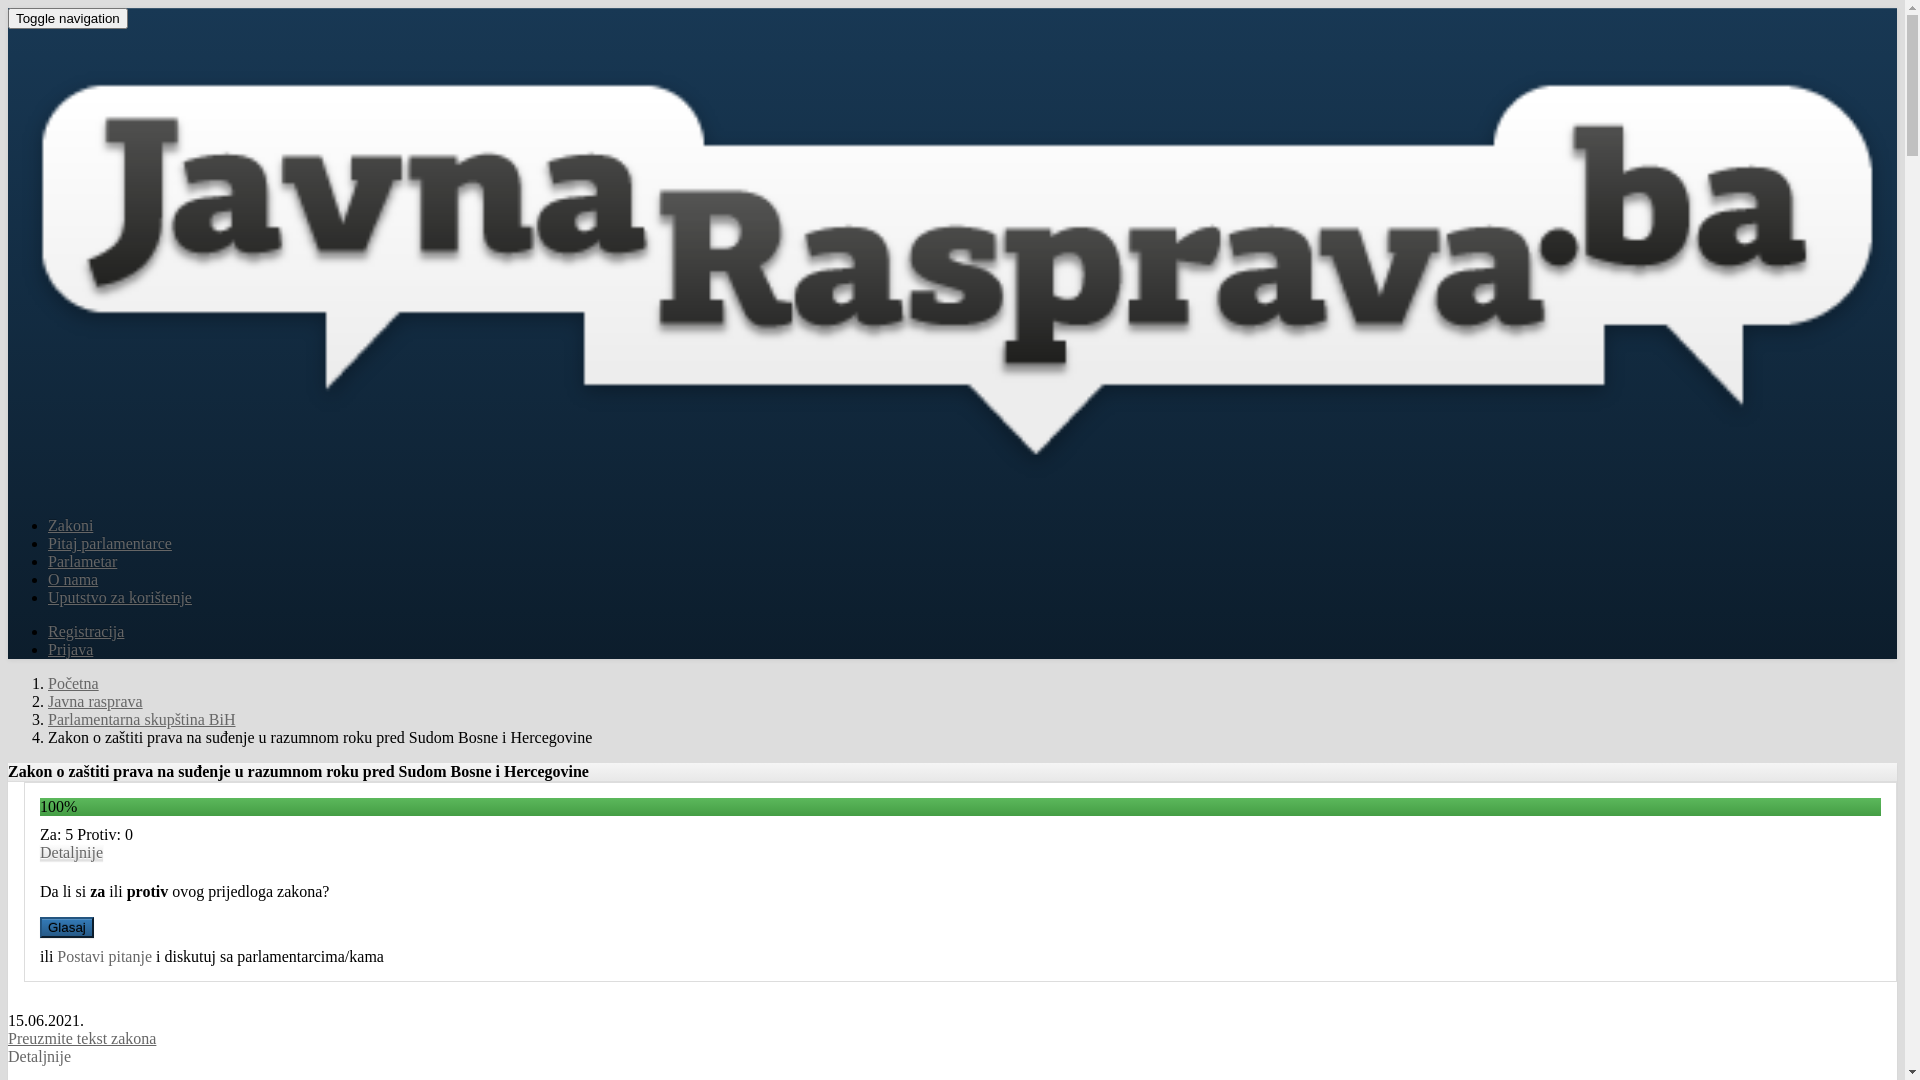 The height and width of the screenshot is (1080, 1920). What do you see at coordinates (85, 631) in the screenshot?
I see `'Registracija'` at bounding box center [85, 631].